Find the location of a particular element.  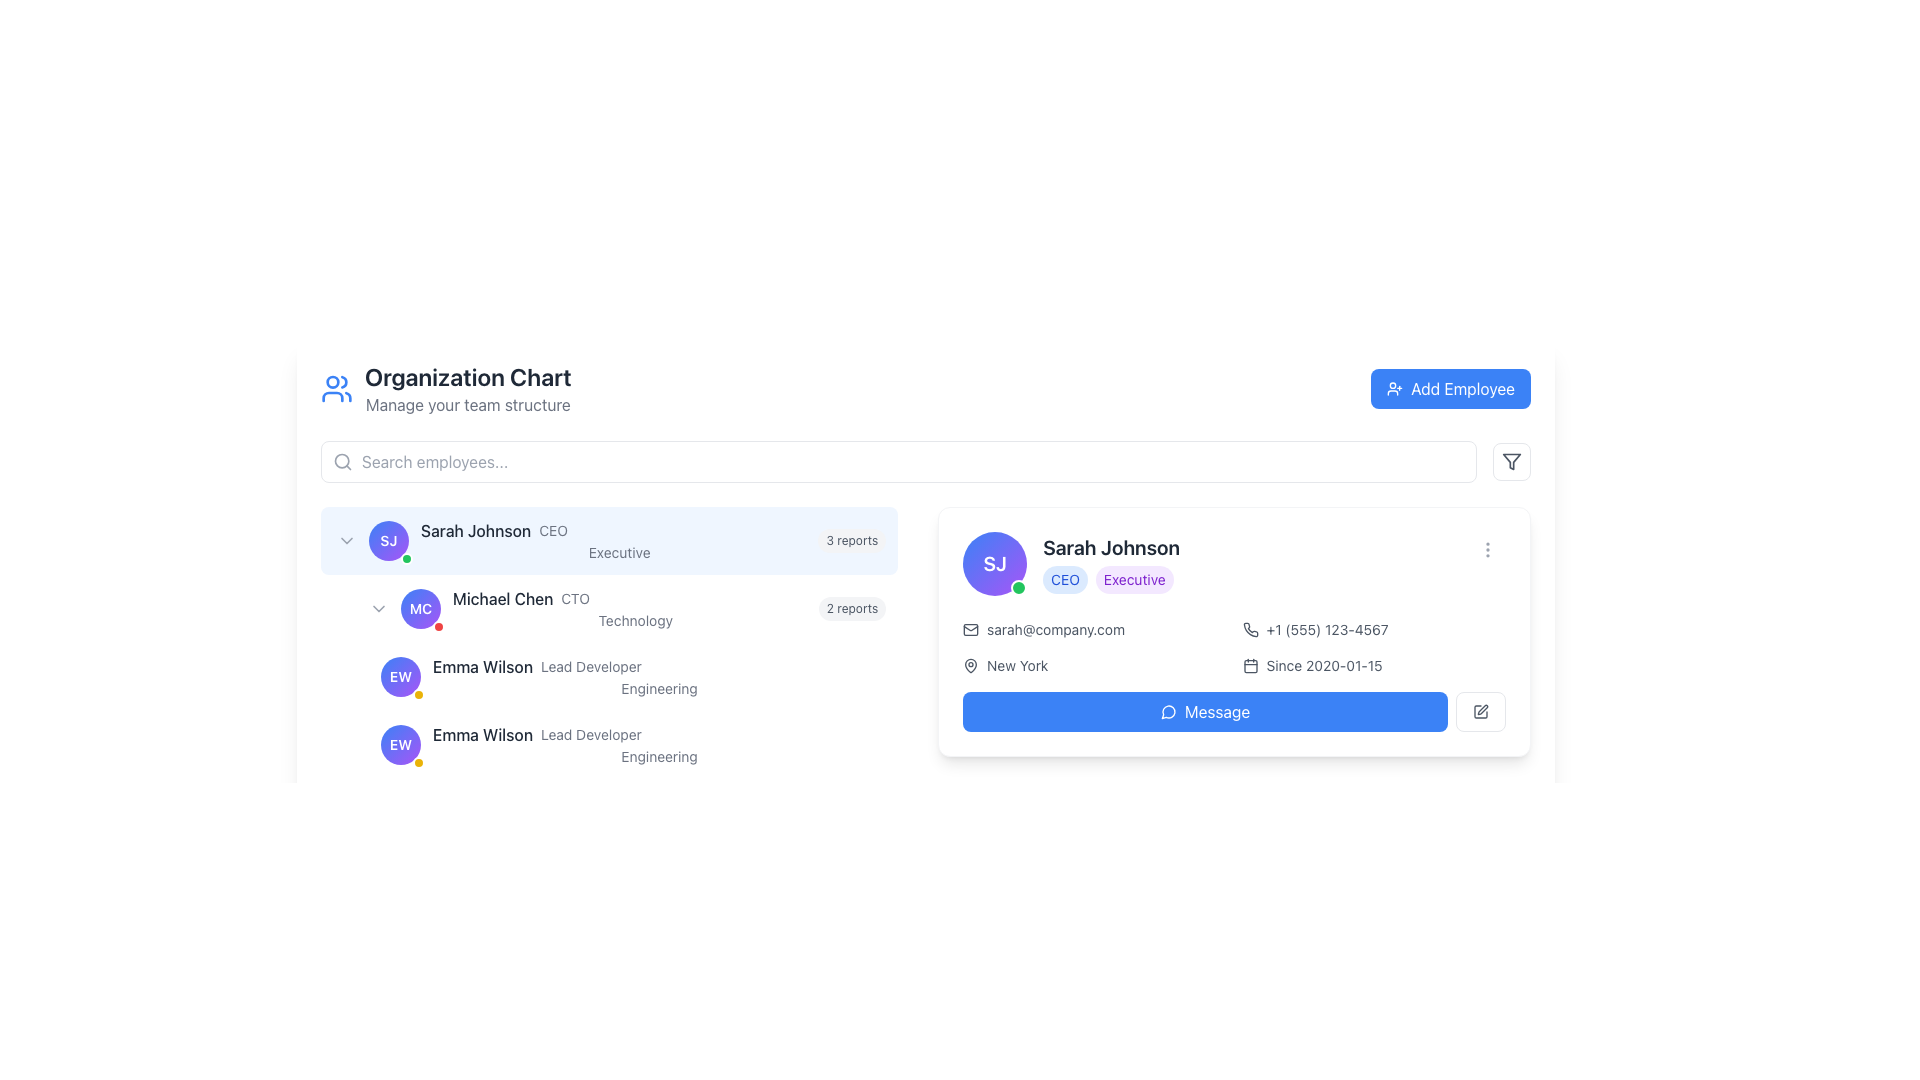

the name 'Emma Wilson' in the employee list is located at coordinates (608, 676).